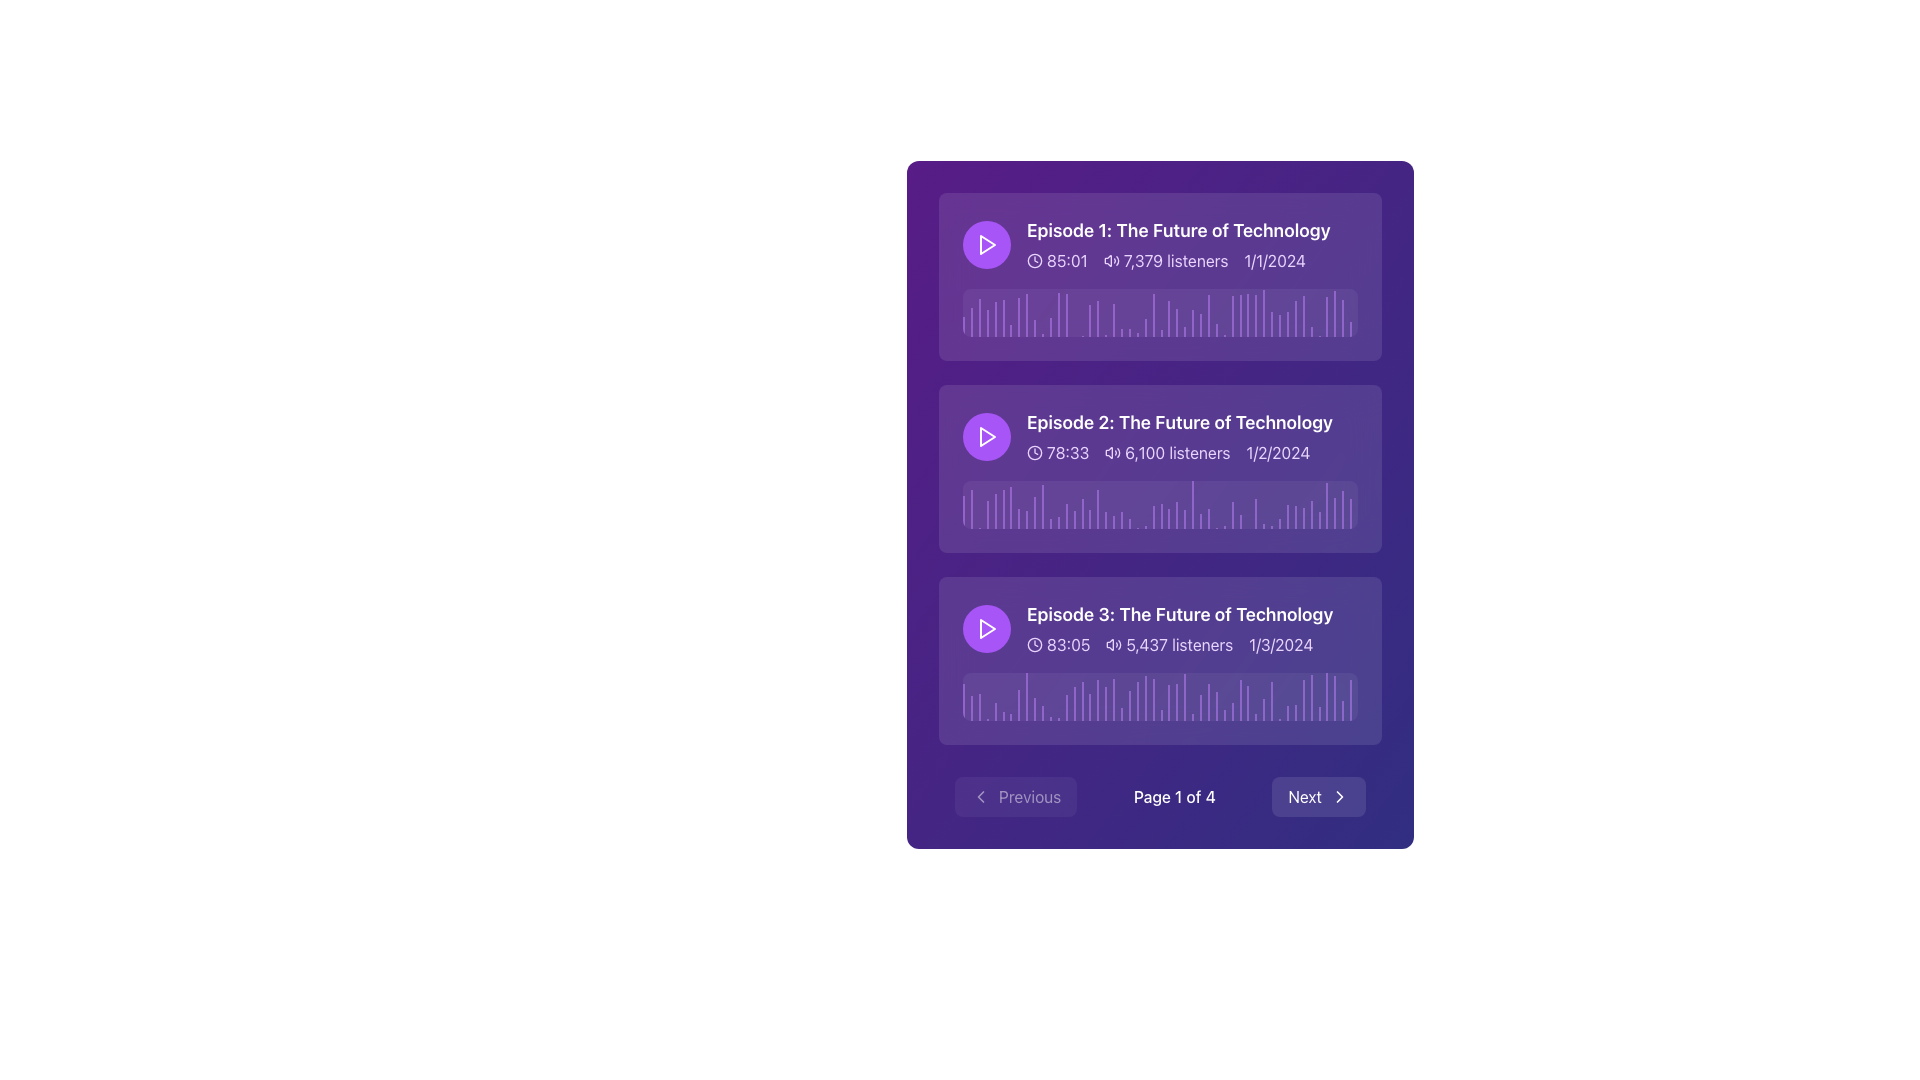 This screenshot has height=1080, width=1920. Describe the element at coordinates (1180, 422) in the screenshot. I see `the title text label of Episode 2, which is centrally positioned in the second row of the list-like structure` at that location.